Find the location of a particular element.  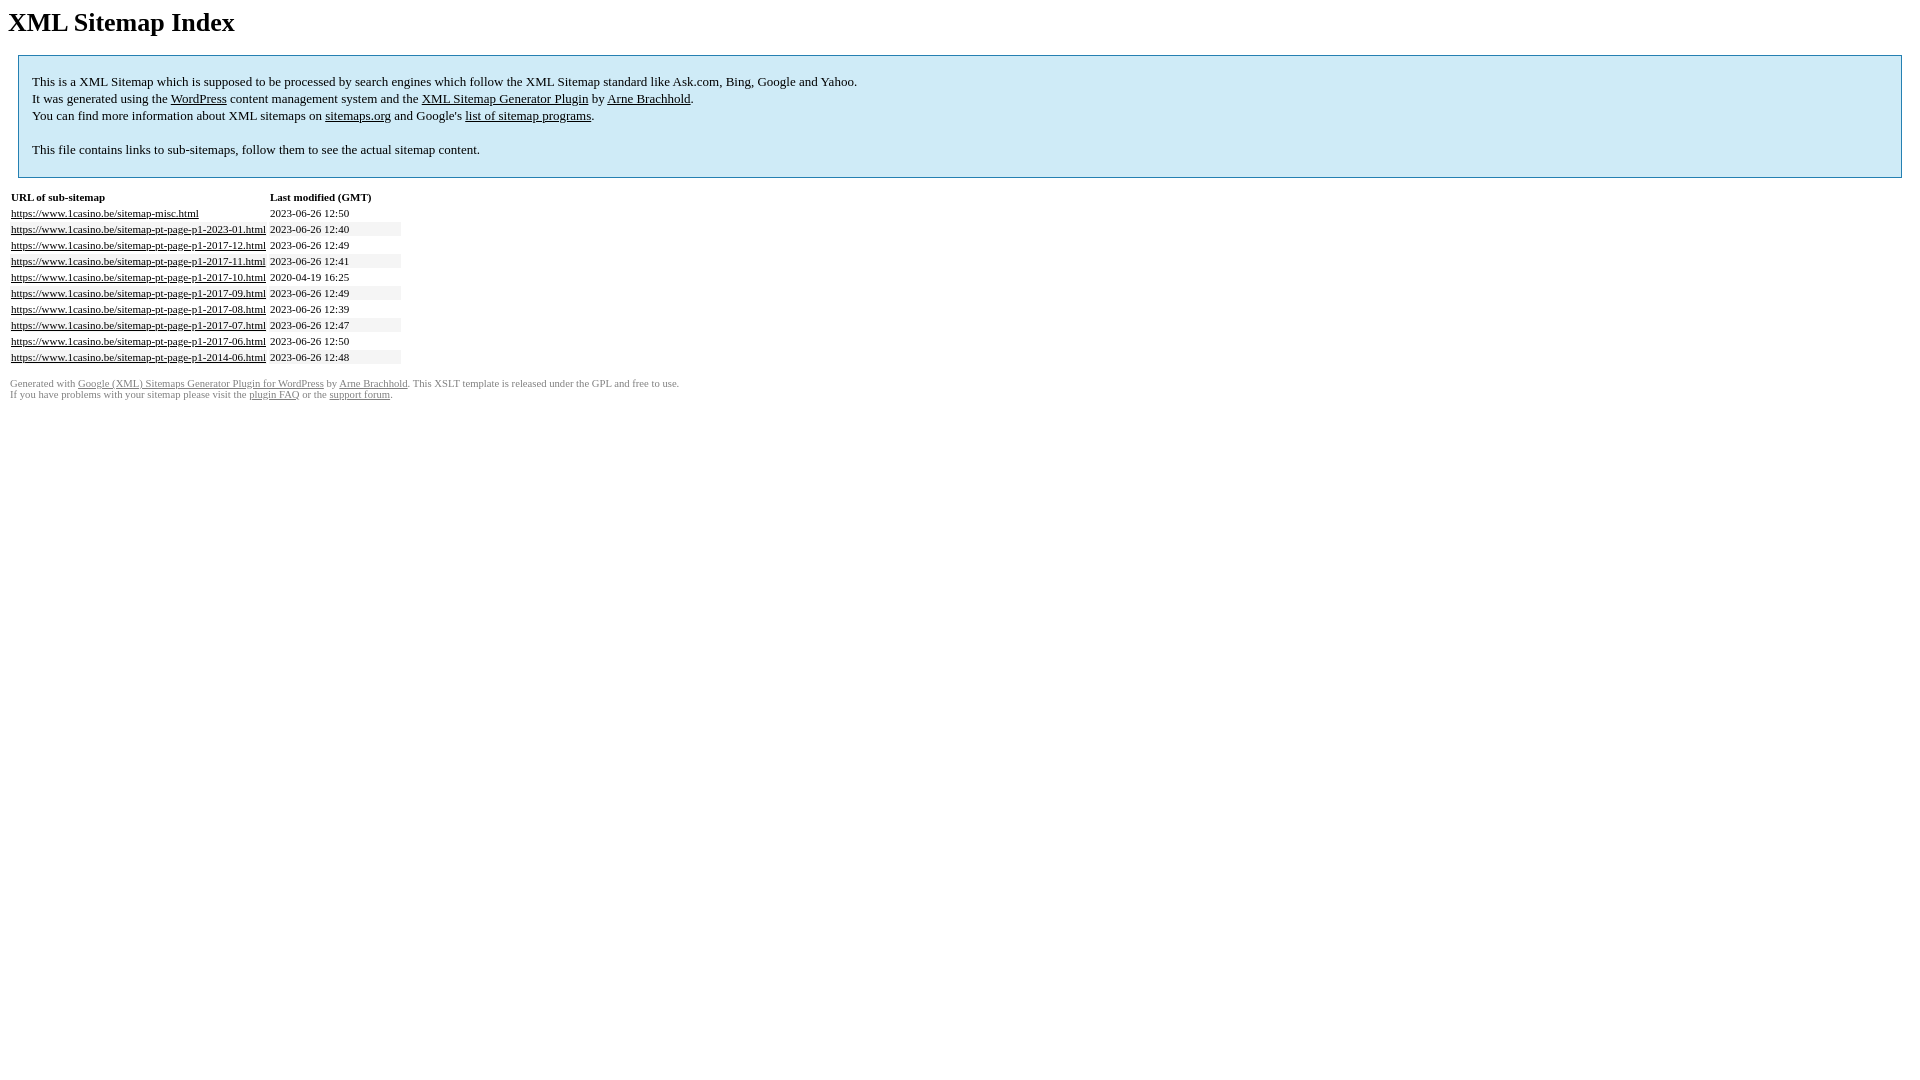

'https://www.1casino.be/sitemap-pt-page-p1-2017-10.html' is located at coordinates (137, 277).